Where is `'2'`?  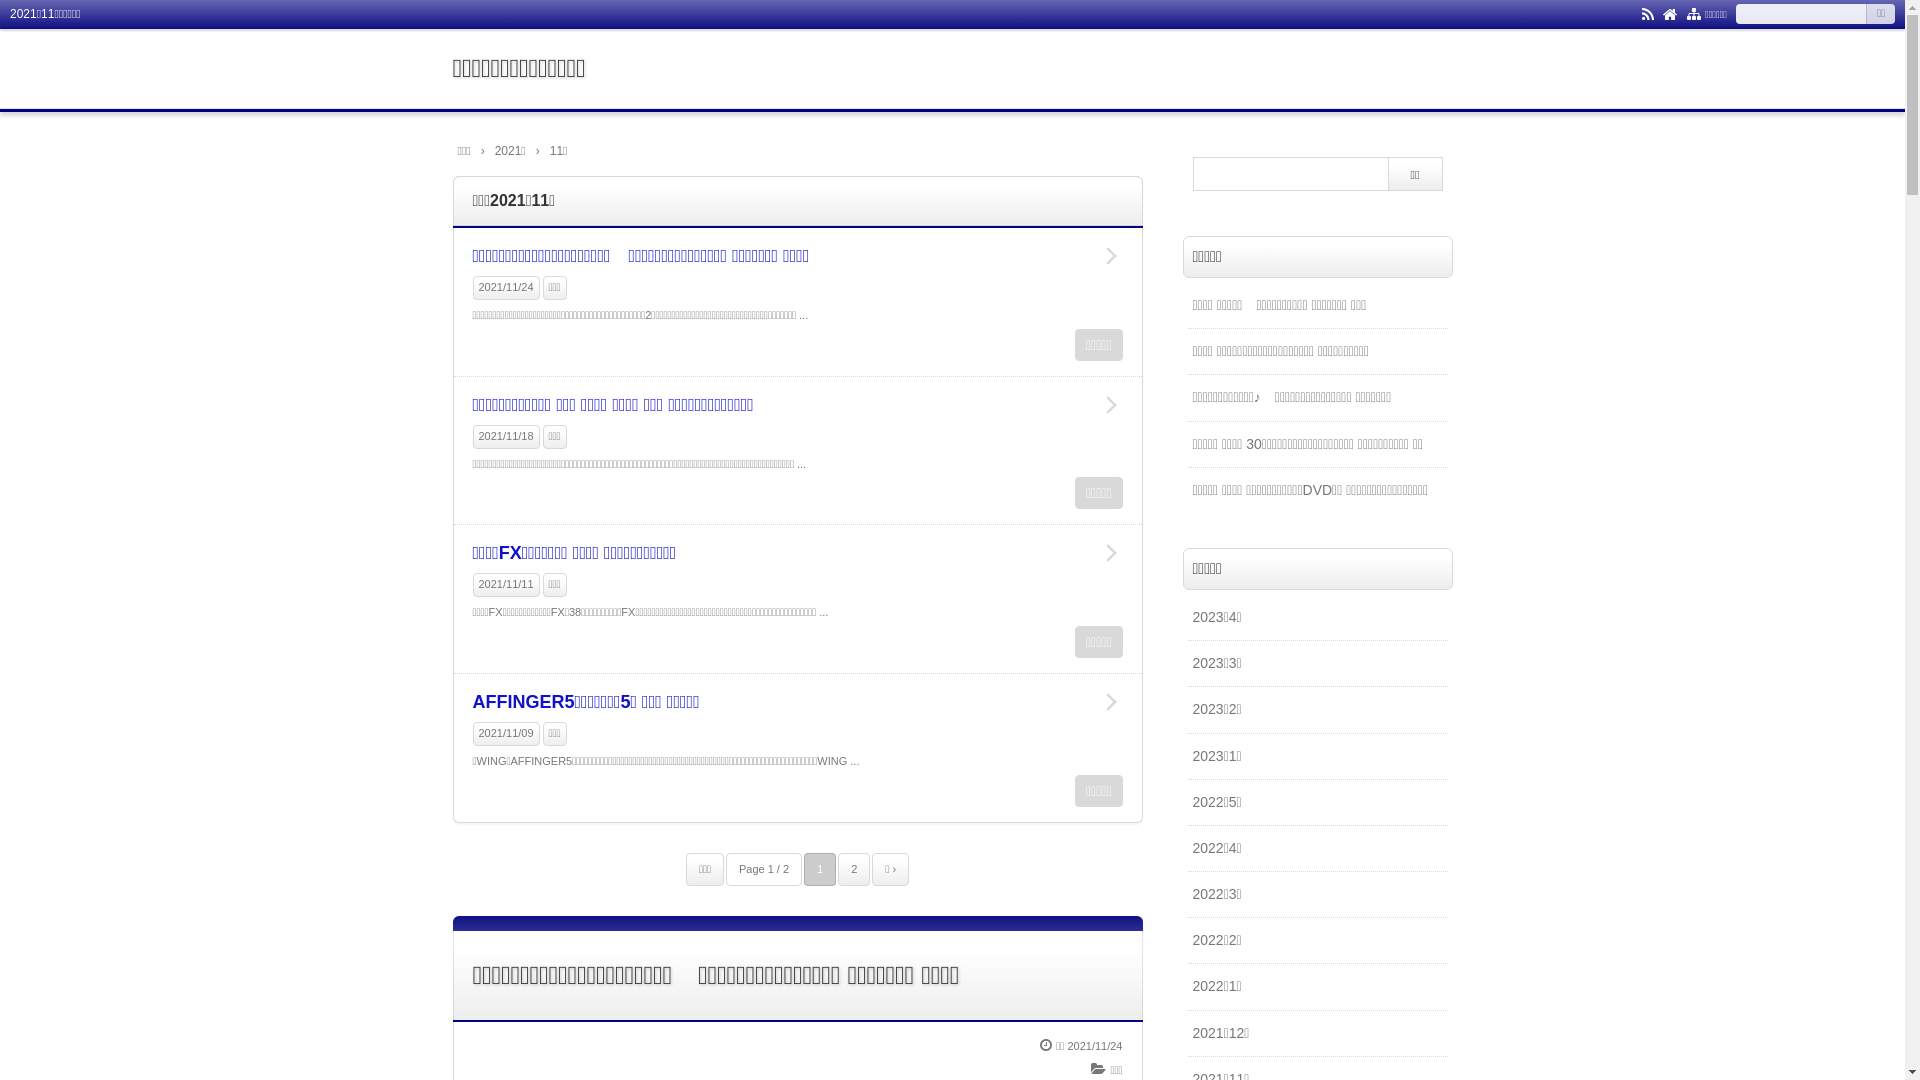
'2' is located at coordinates (854, 868).